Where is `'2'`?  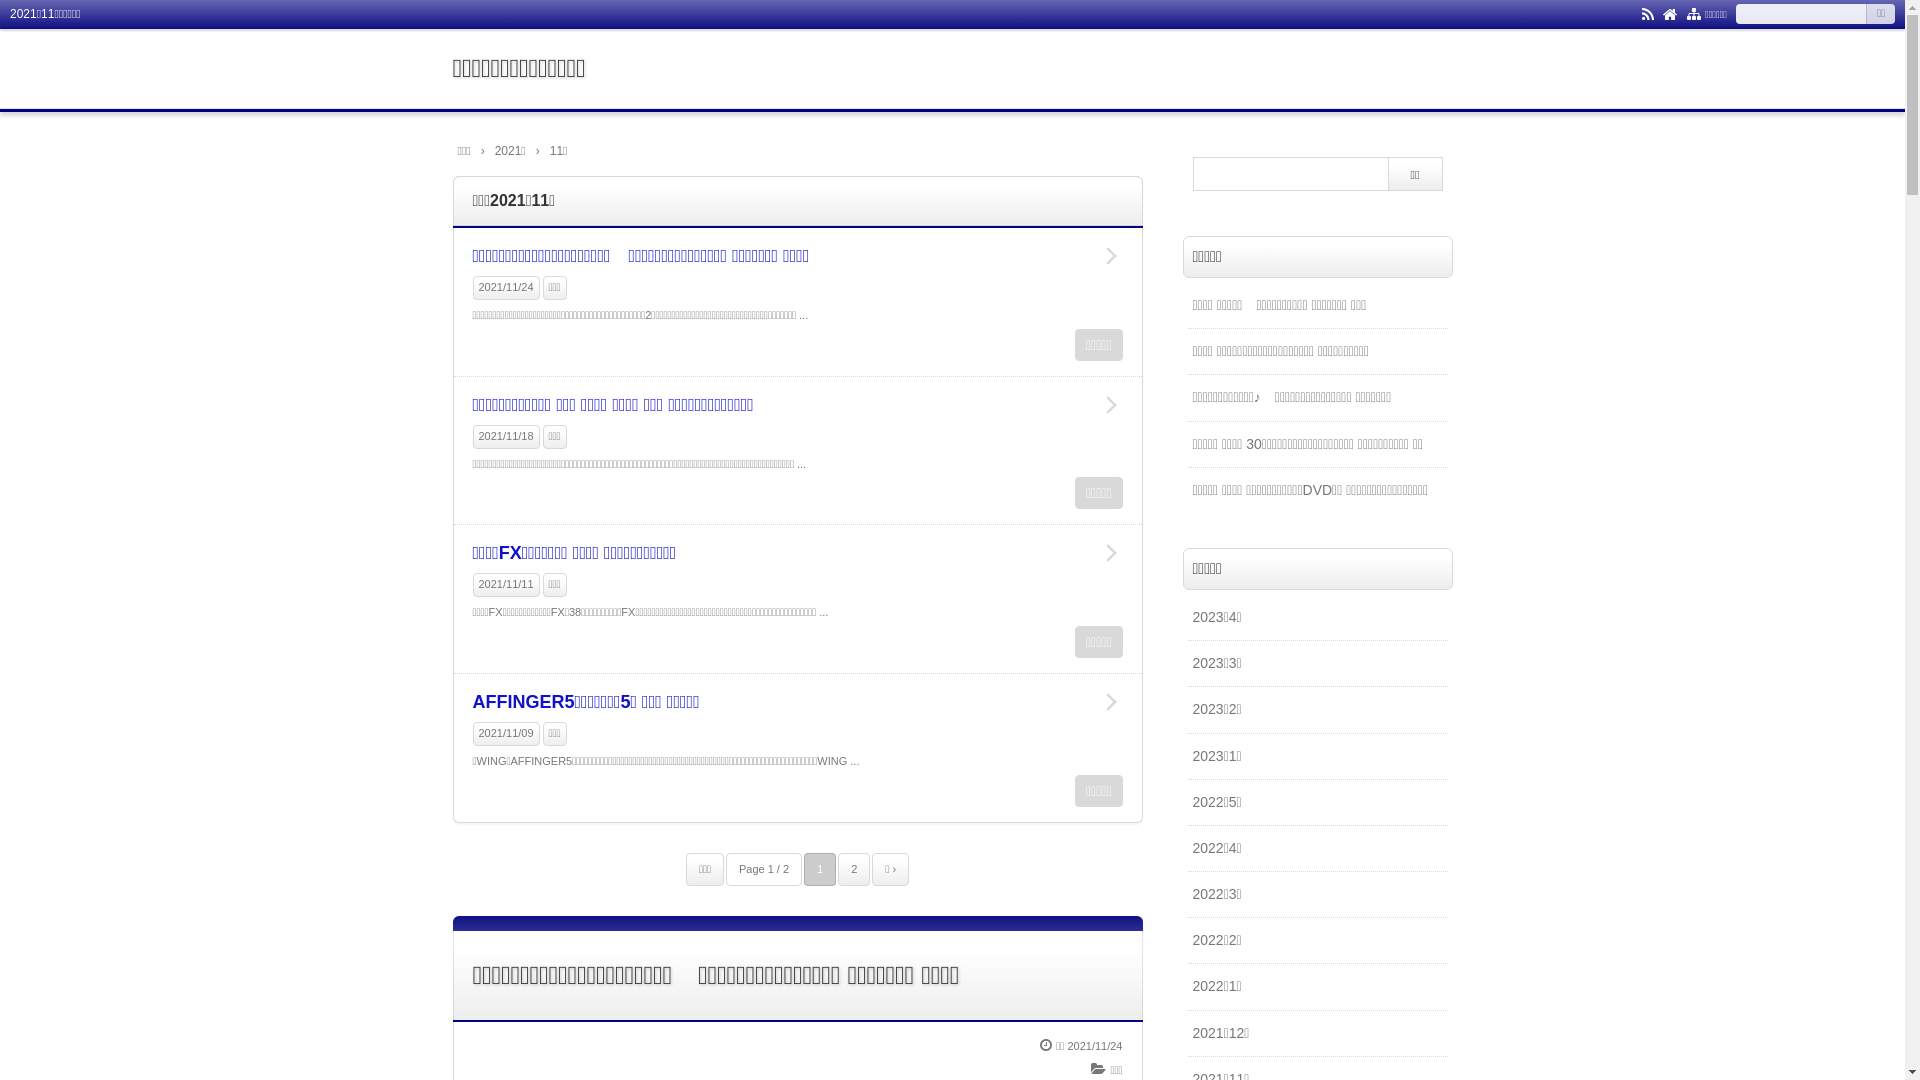
'2' is located at coordinates (854, 868).